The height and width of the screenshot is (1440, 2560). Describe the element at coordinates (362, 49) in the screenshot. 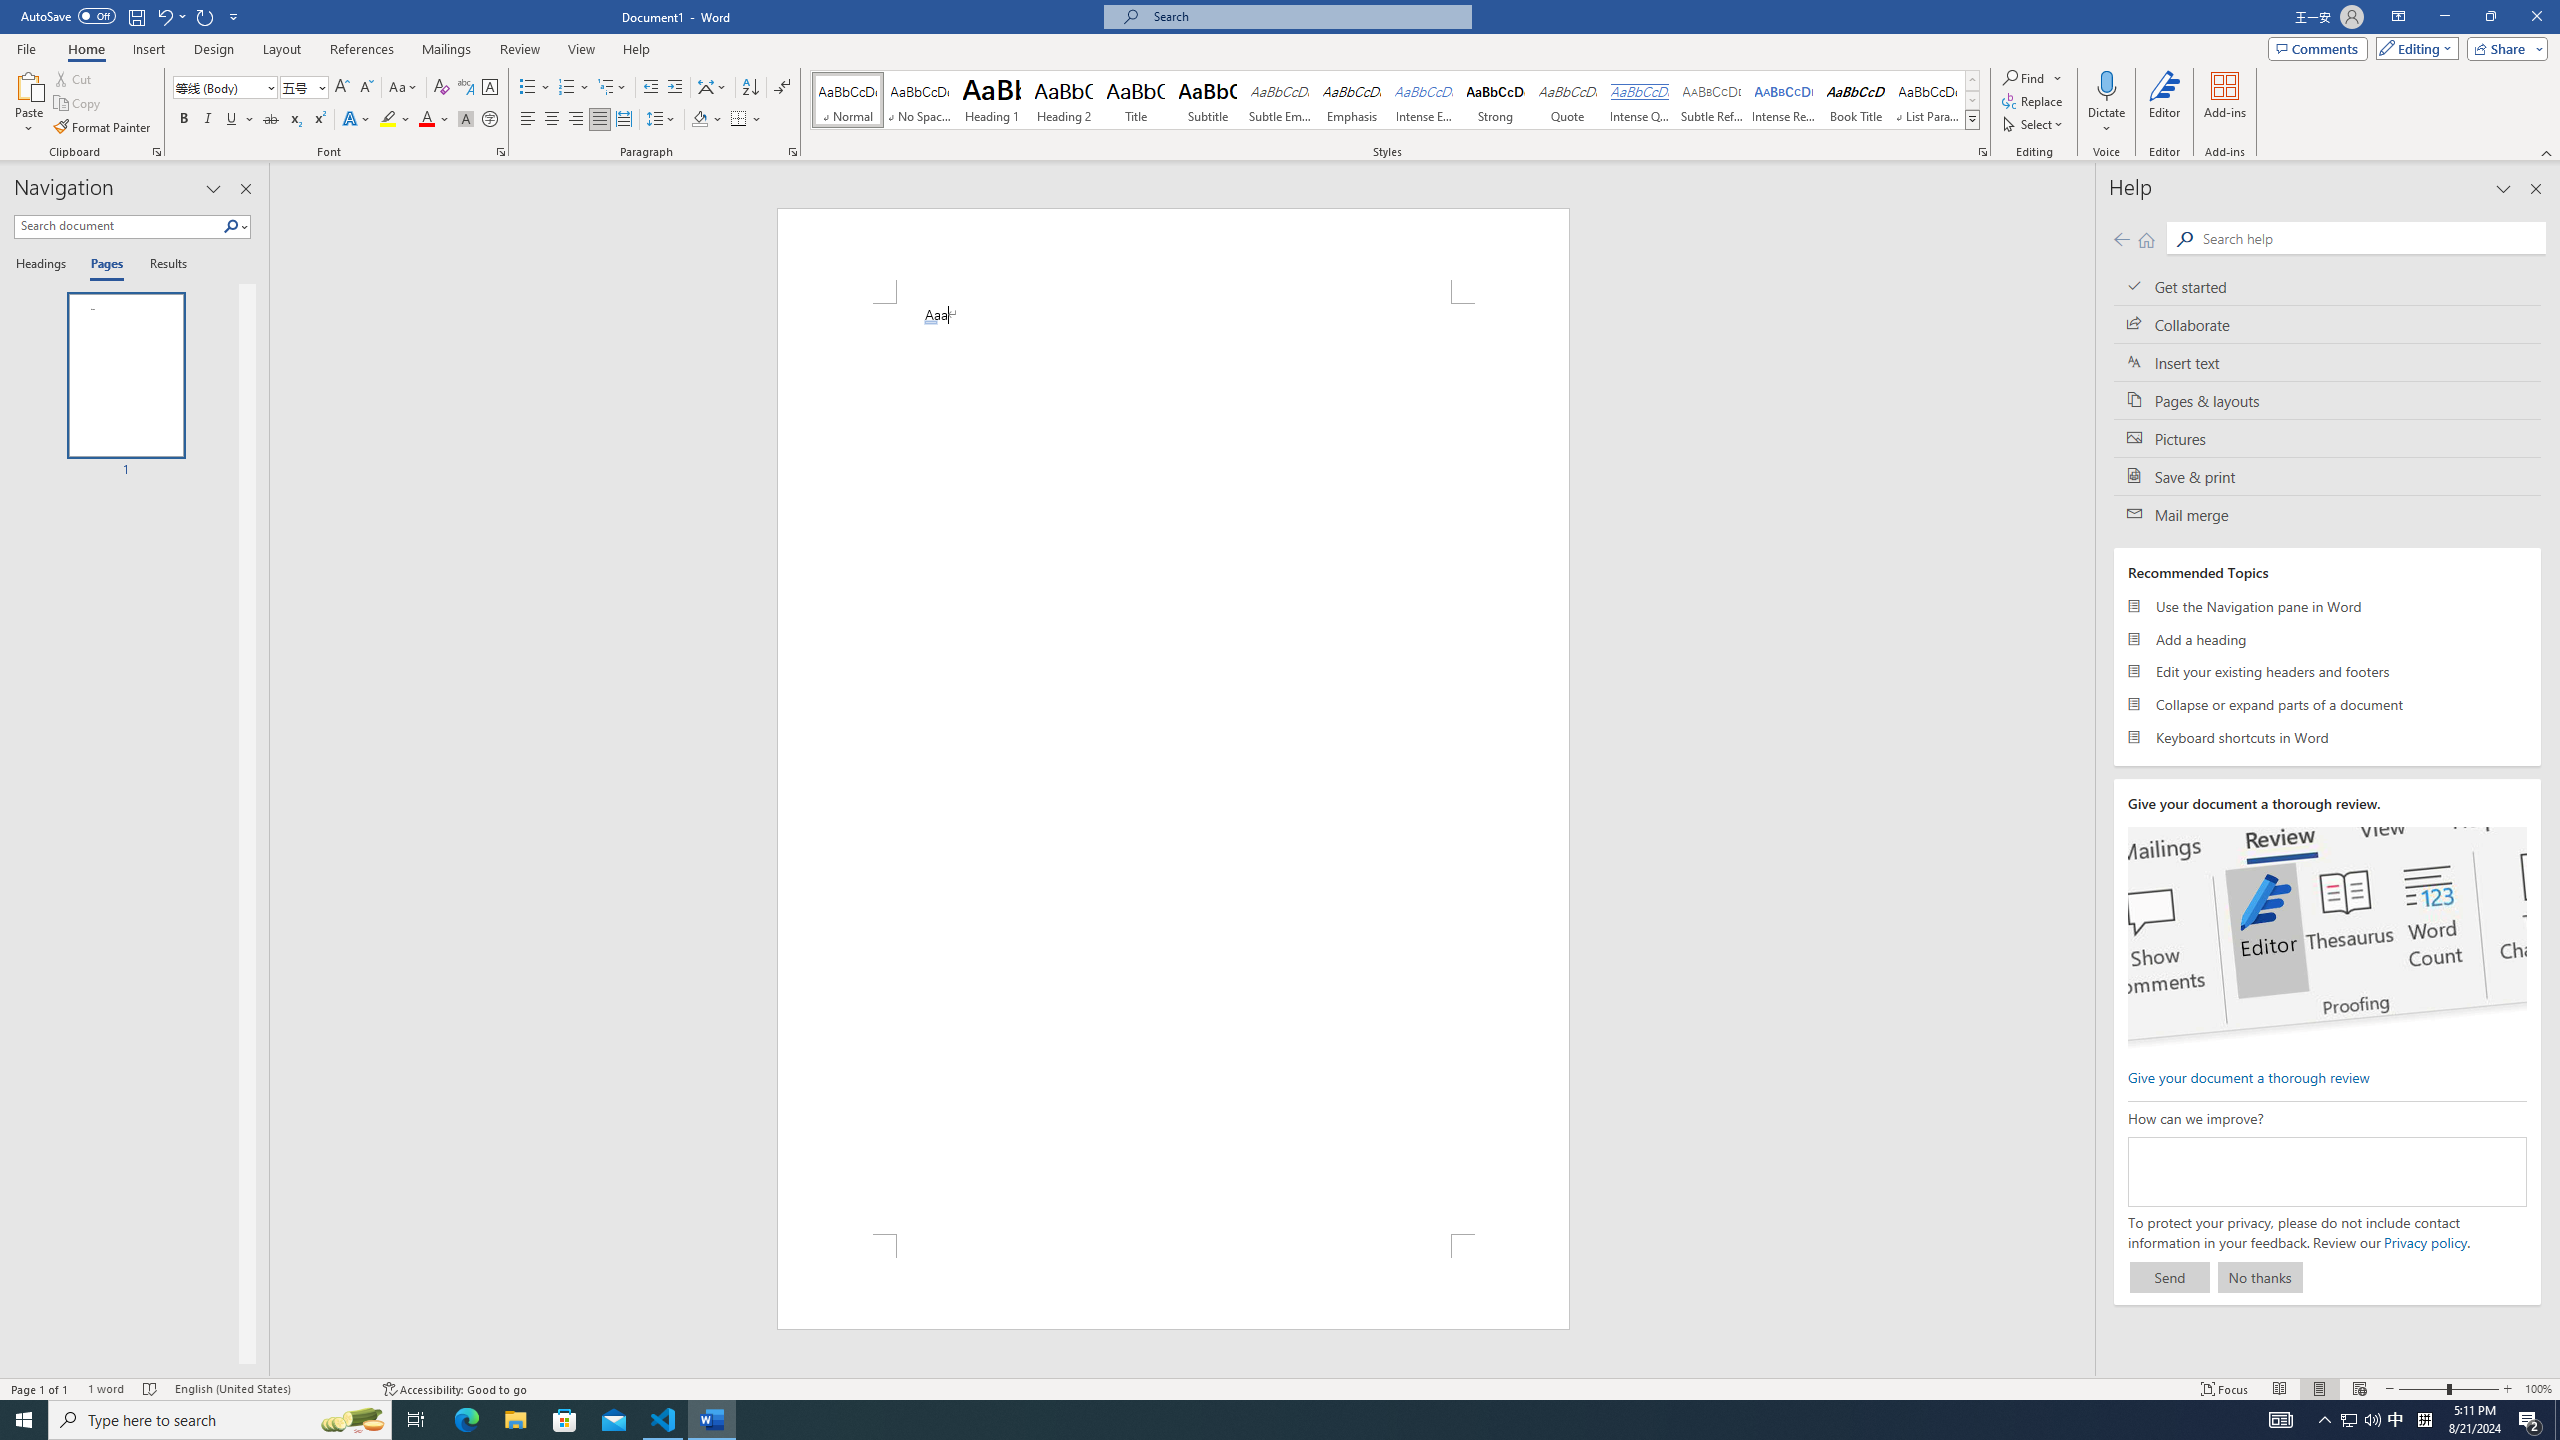

I see `'References'` at that location.